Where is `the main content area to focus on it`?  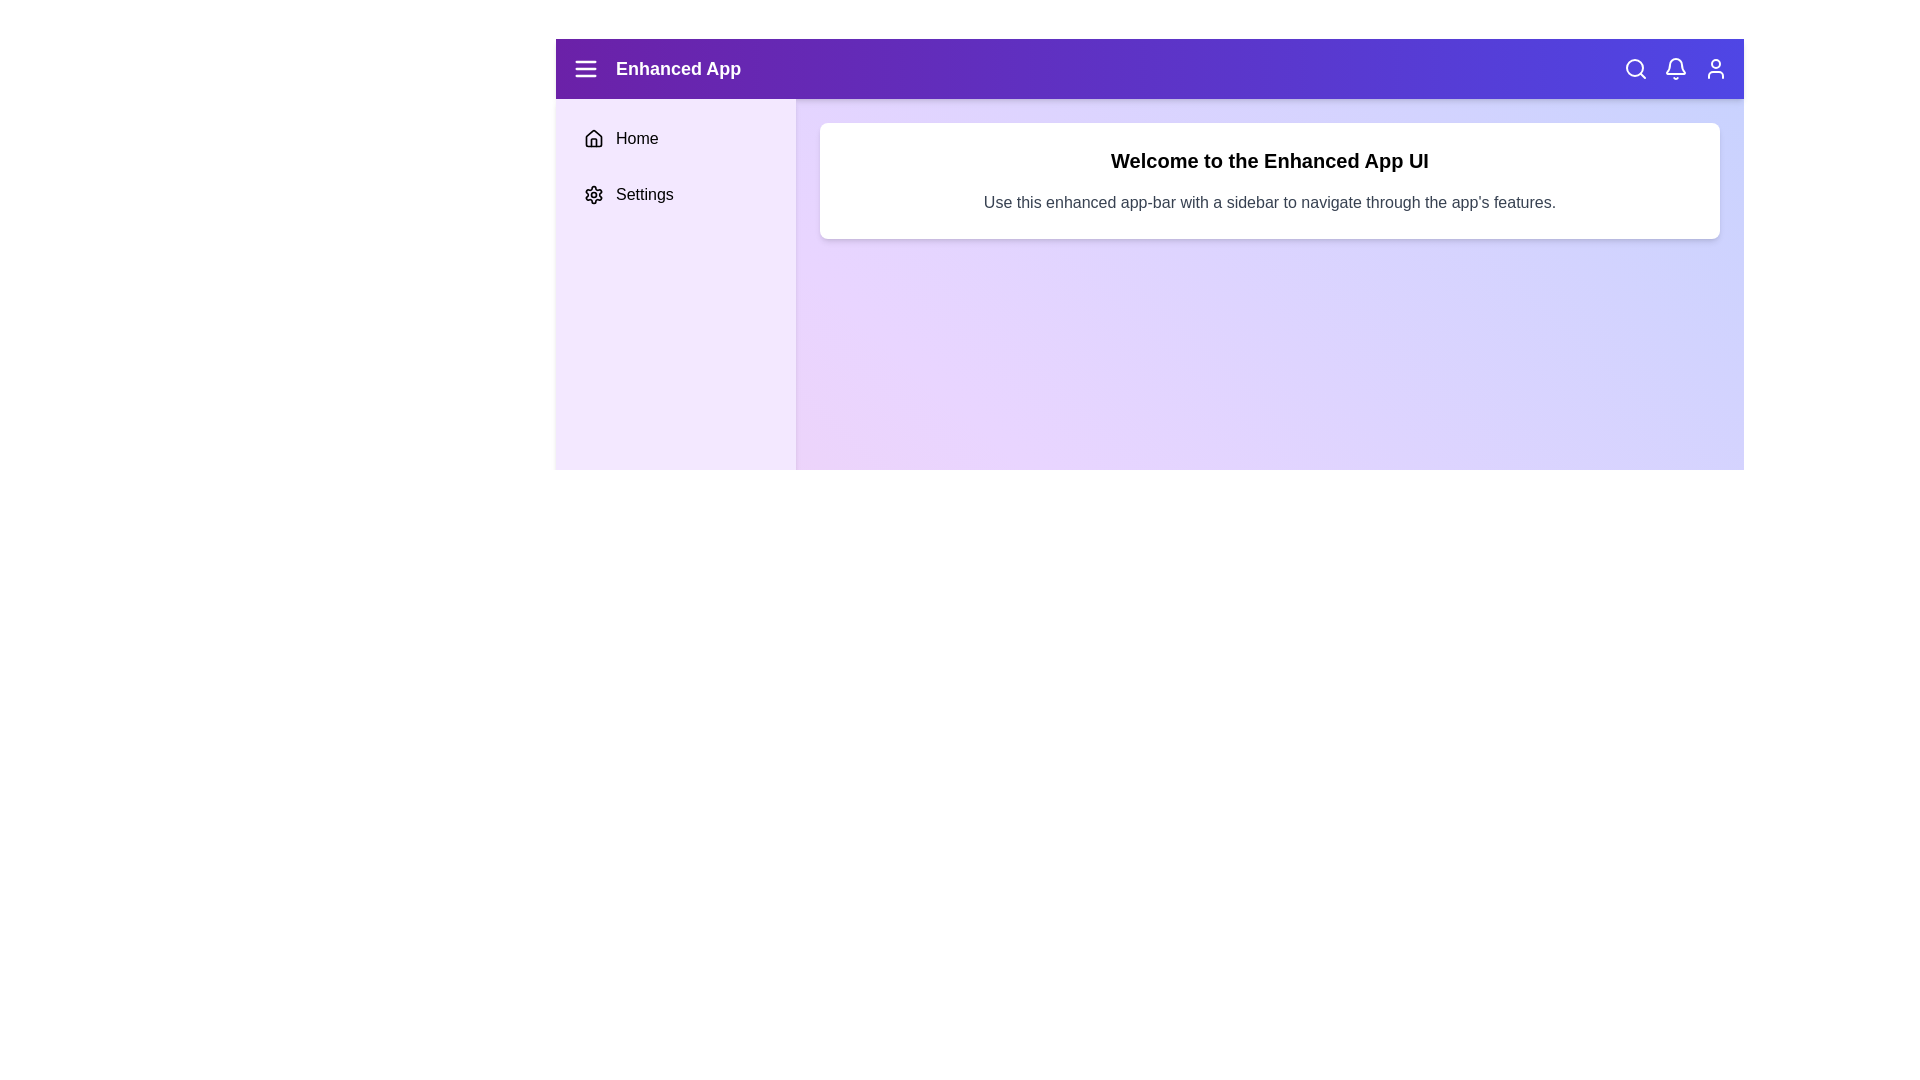 the main content area to focus on it is located at coordinates (1269, 608).